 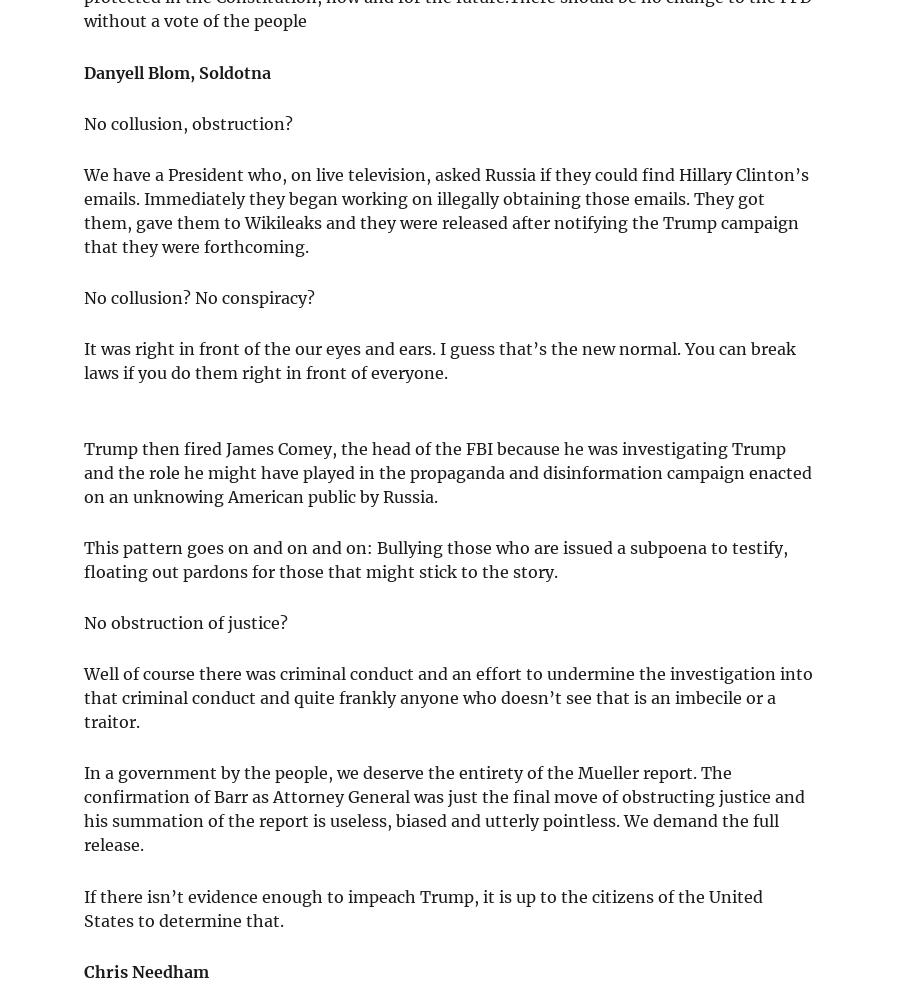 What do you see at coordinates (446, 209) in the screenshot?
I see `'We have a President who, on live television, asked Russia if they could find Hillary Clinton’s emails. Immediately they began working on illegally obtaining those emails. They got them, gave them to Wikileaks and they were released after notifying the Trump campaign that they were forthcoming.'` at bounding box center [446, 209].